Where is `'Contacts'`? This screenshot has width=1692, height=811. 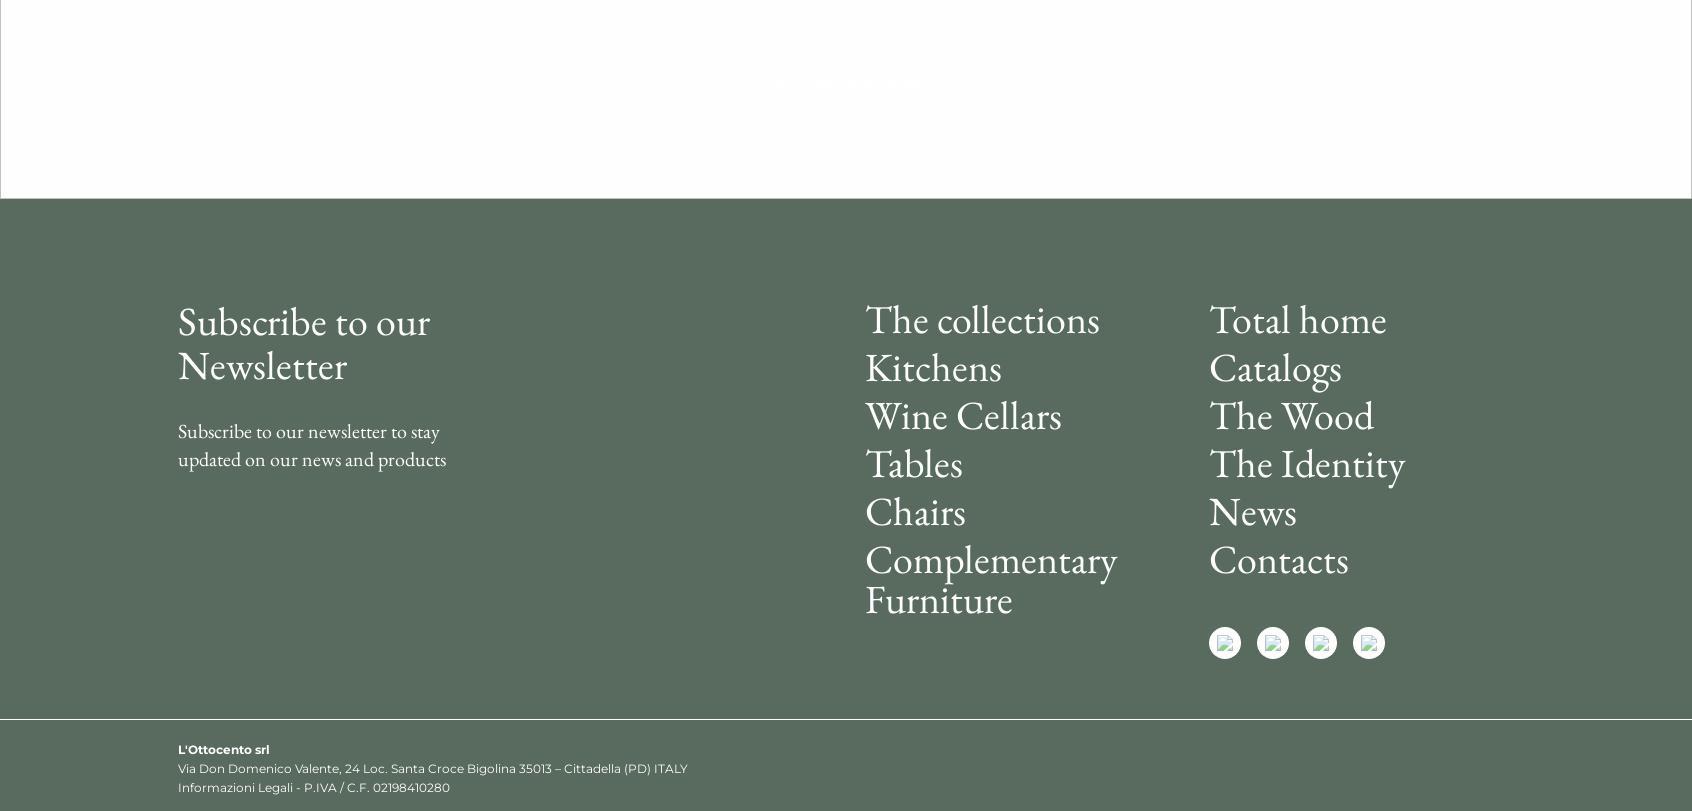
'Contacts' is located at coordinates (1276, 556).